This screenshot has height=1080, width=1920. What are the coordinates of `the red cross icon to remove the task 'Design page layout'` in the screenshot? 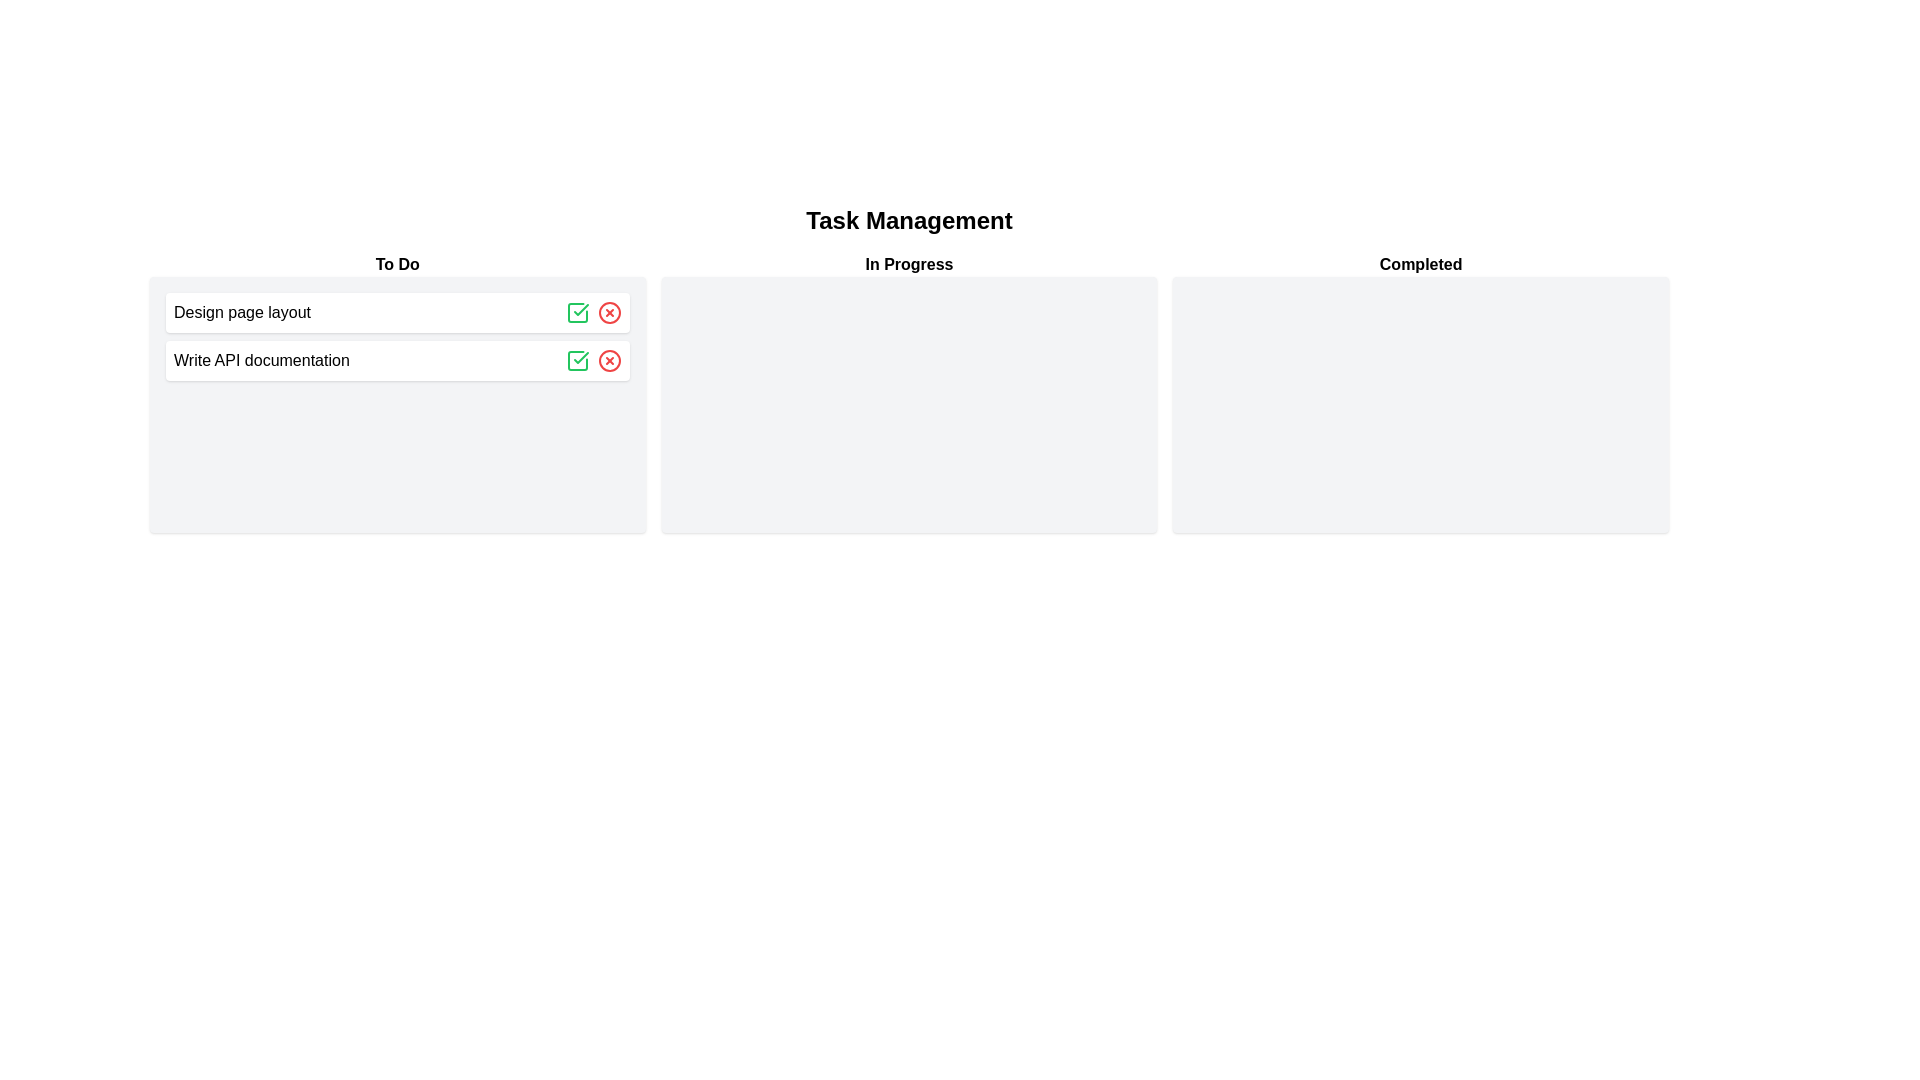 It's located at (608, 312).